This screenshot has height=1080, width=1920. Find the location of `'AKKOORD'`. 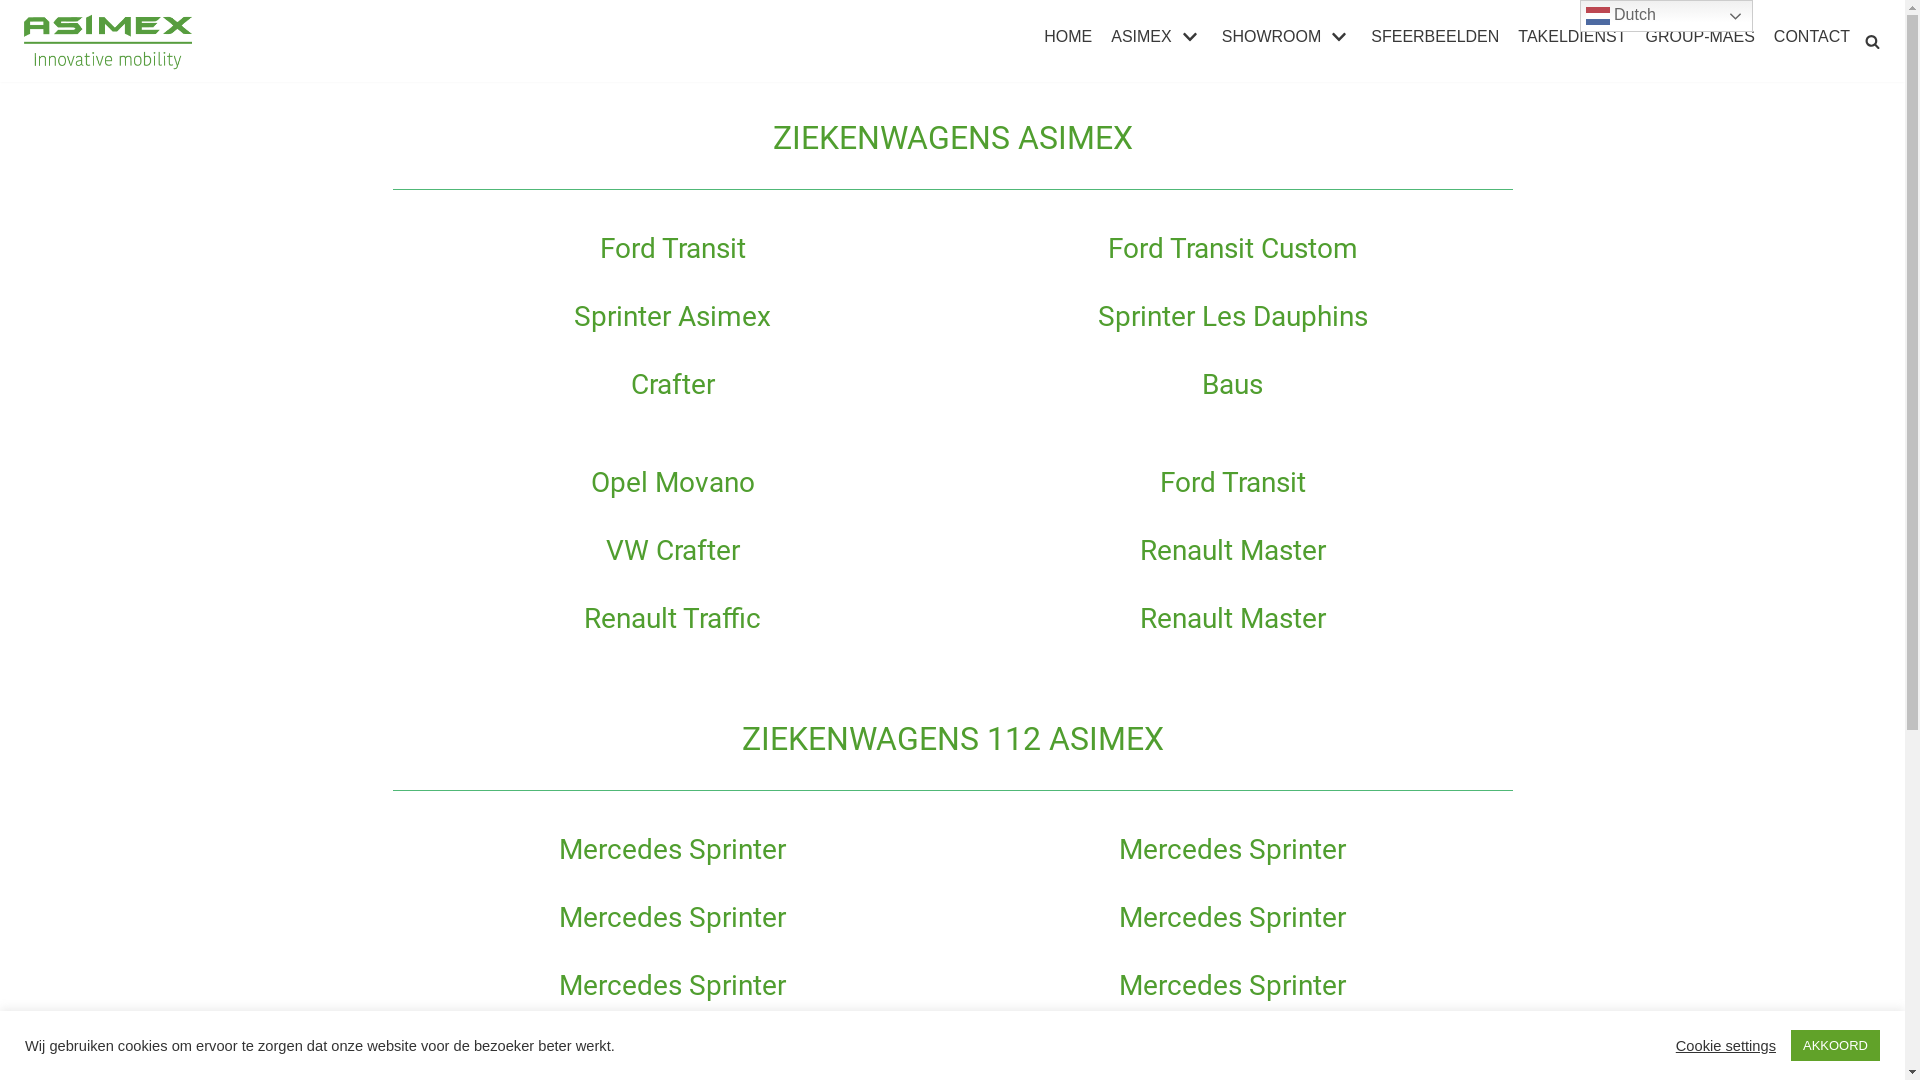

'AKKOORD' is located at coordinates (1835, 1044).